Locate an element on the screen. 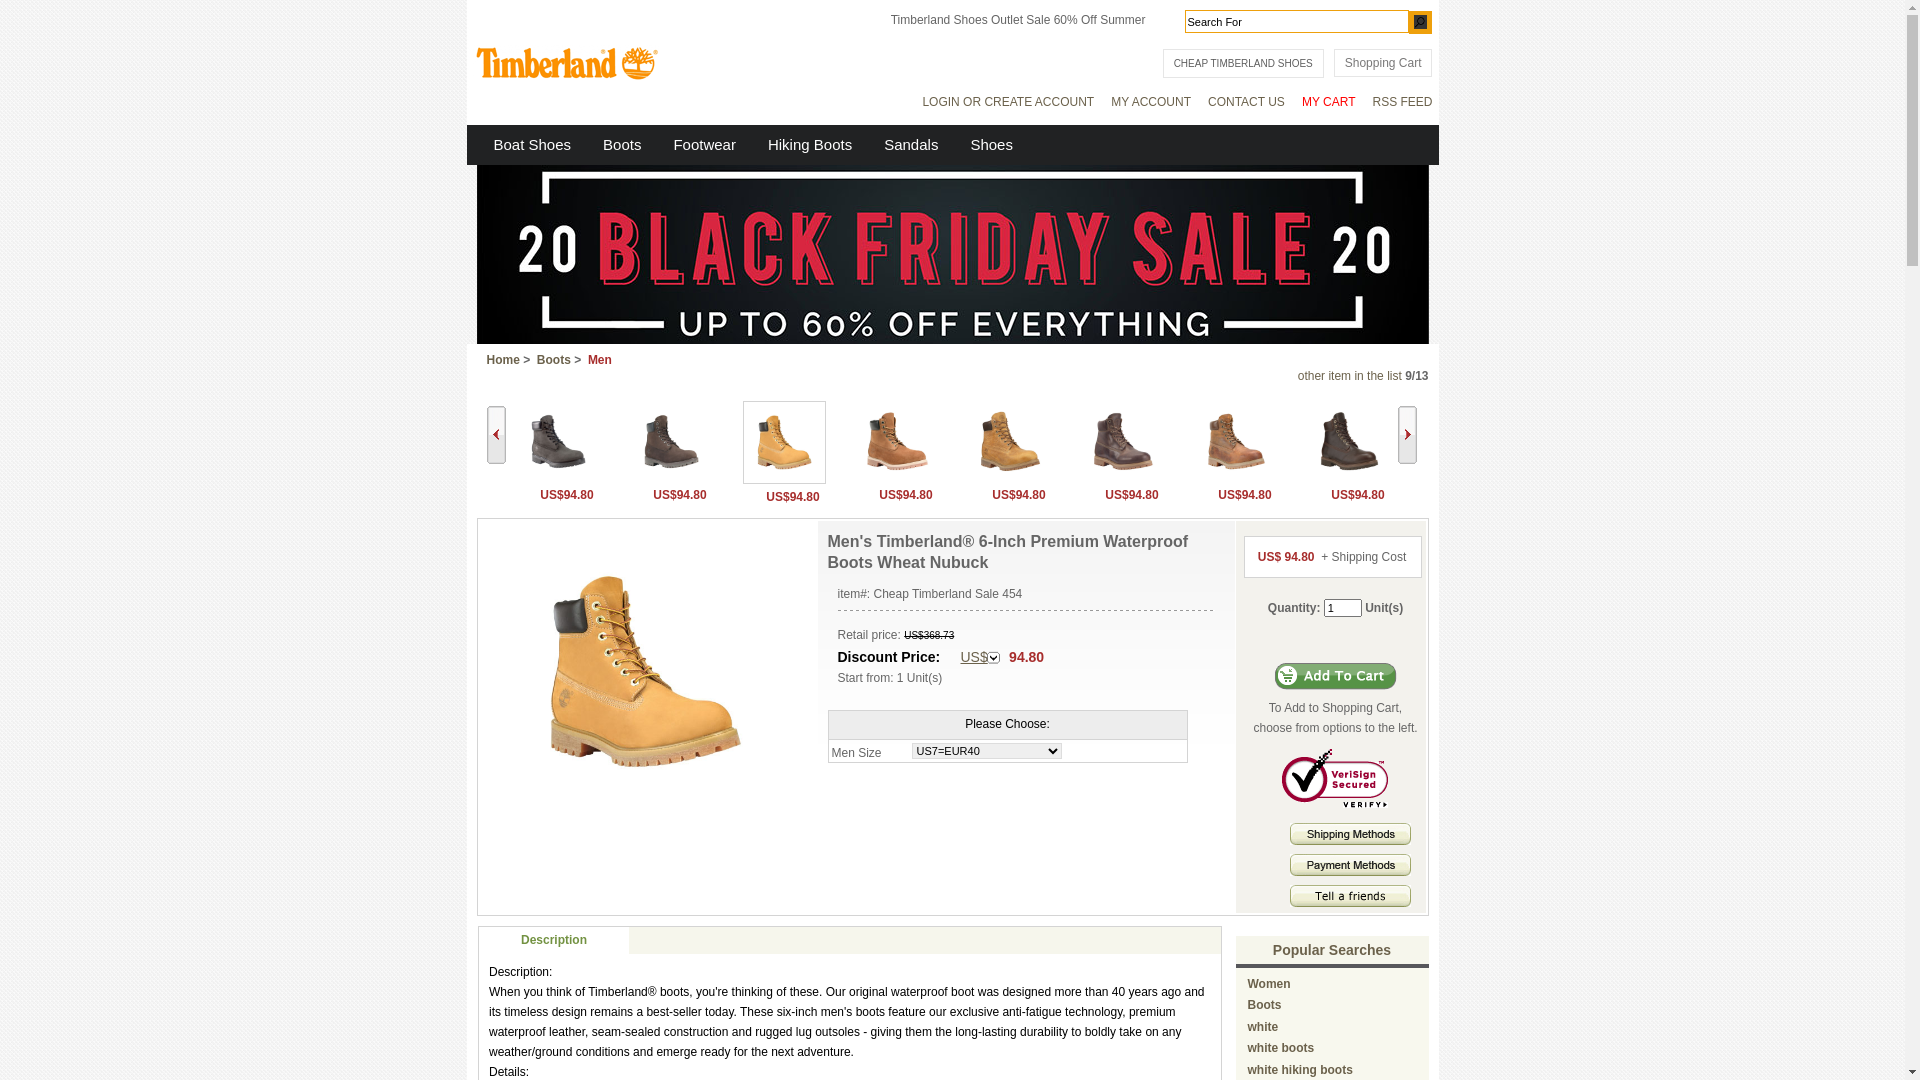  'Men' is located at coordinates (599, 357).